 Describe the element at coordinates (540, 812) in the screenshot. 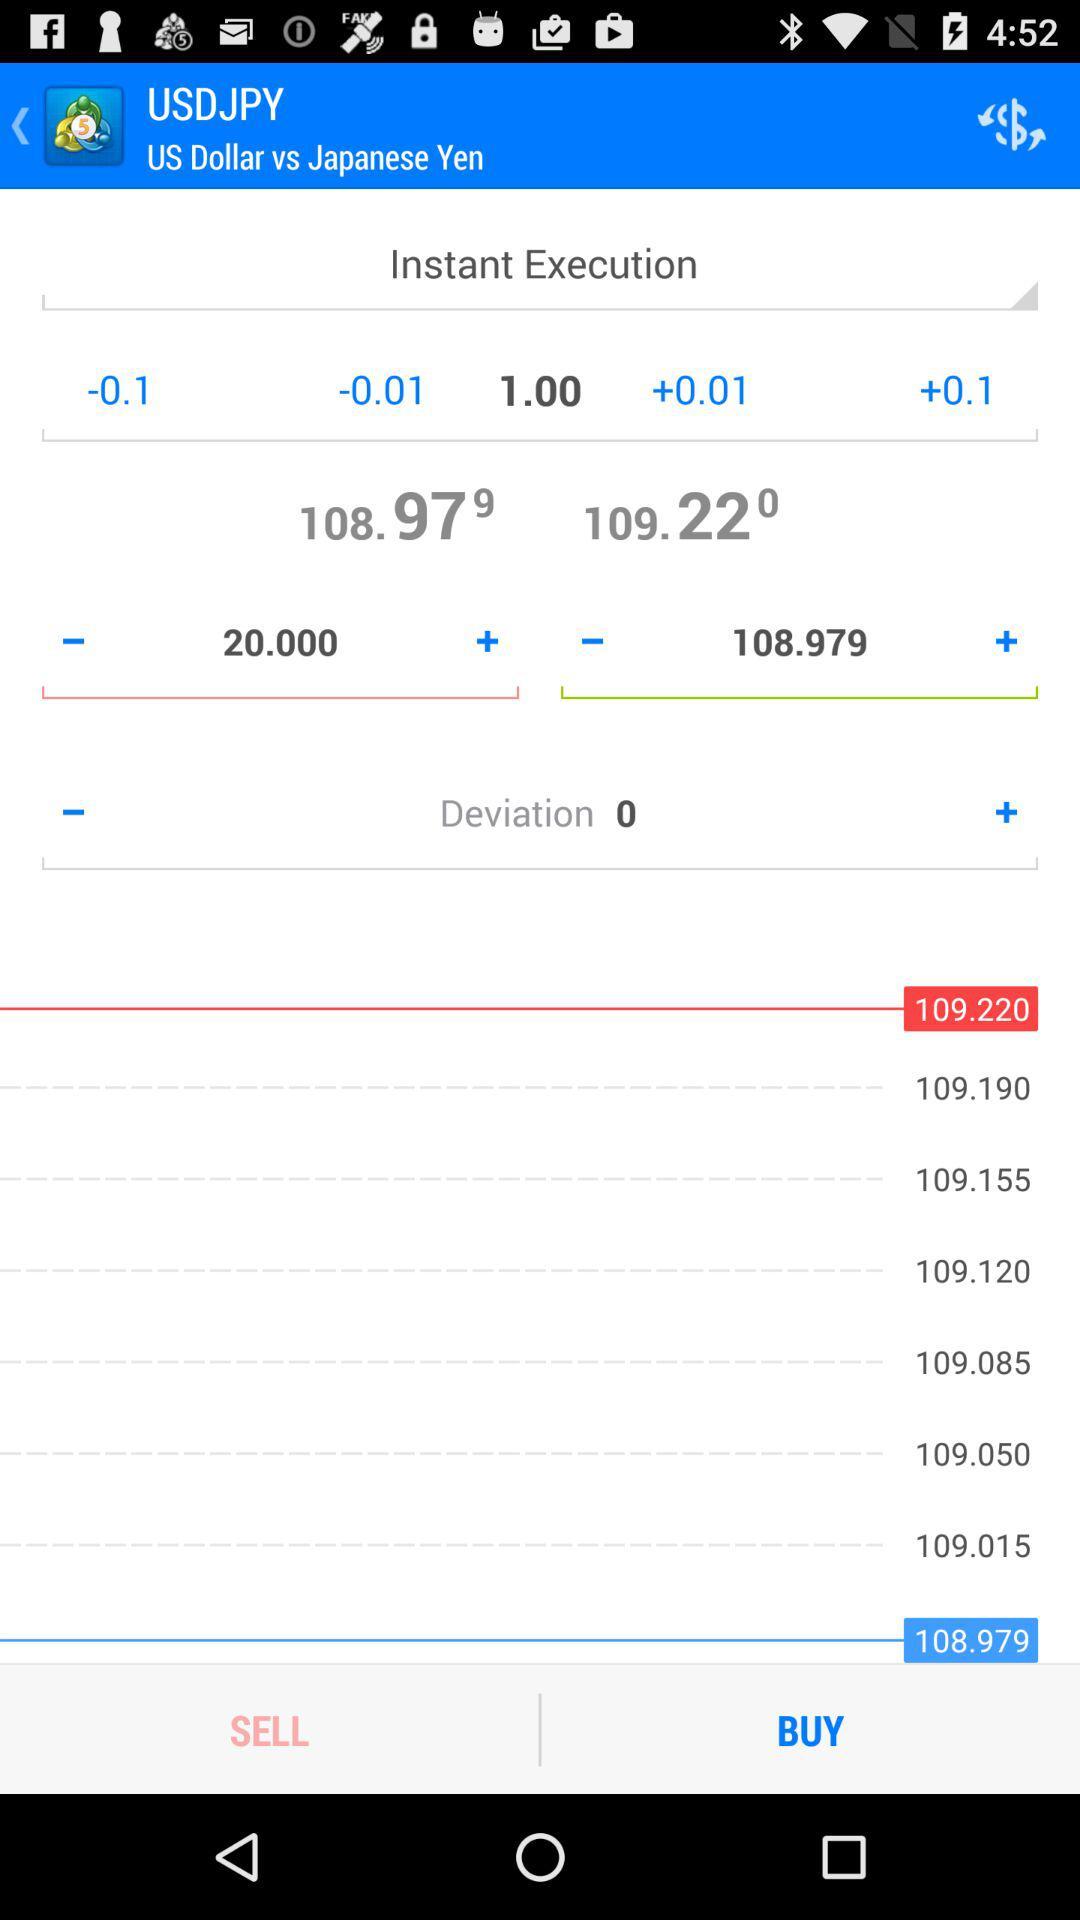

I see `the deviation 0` at that location.